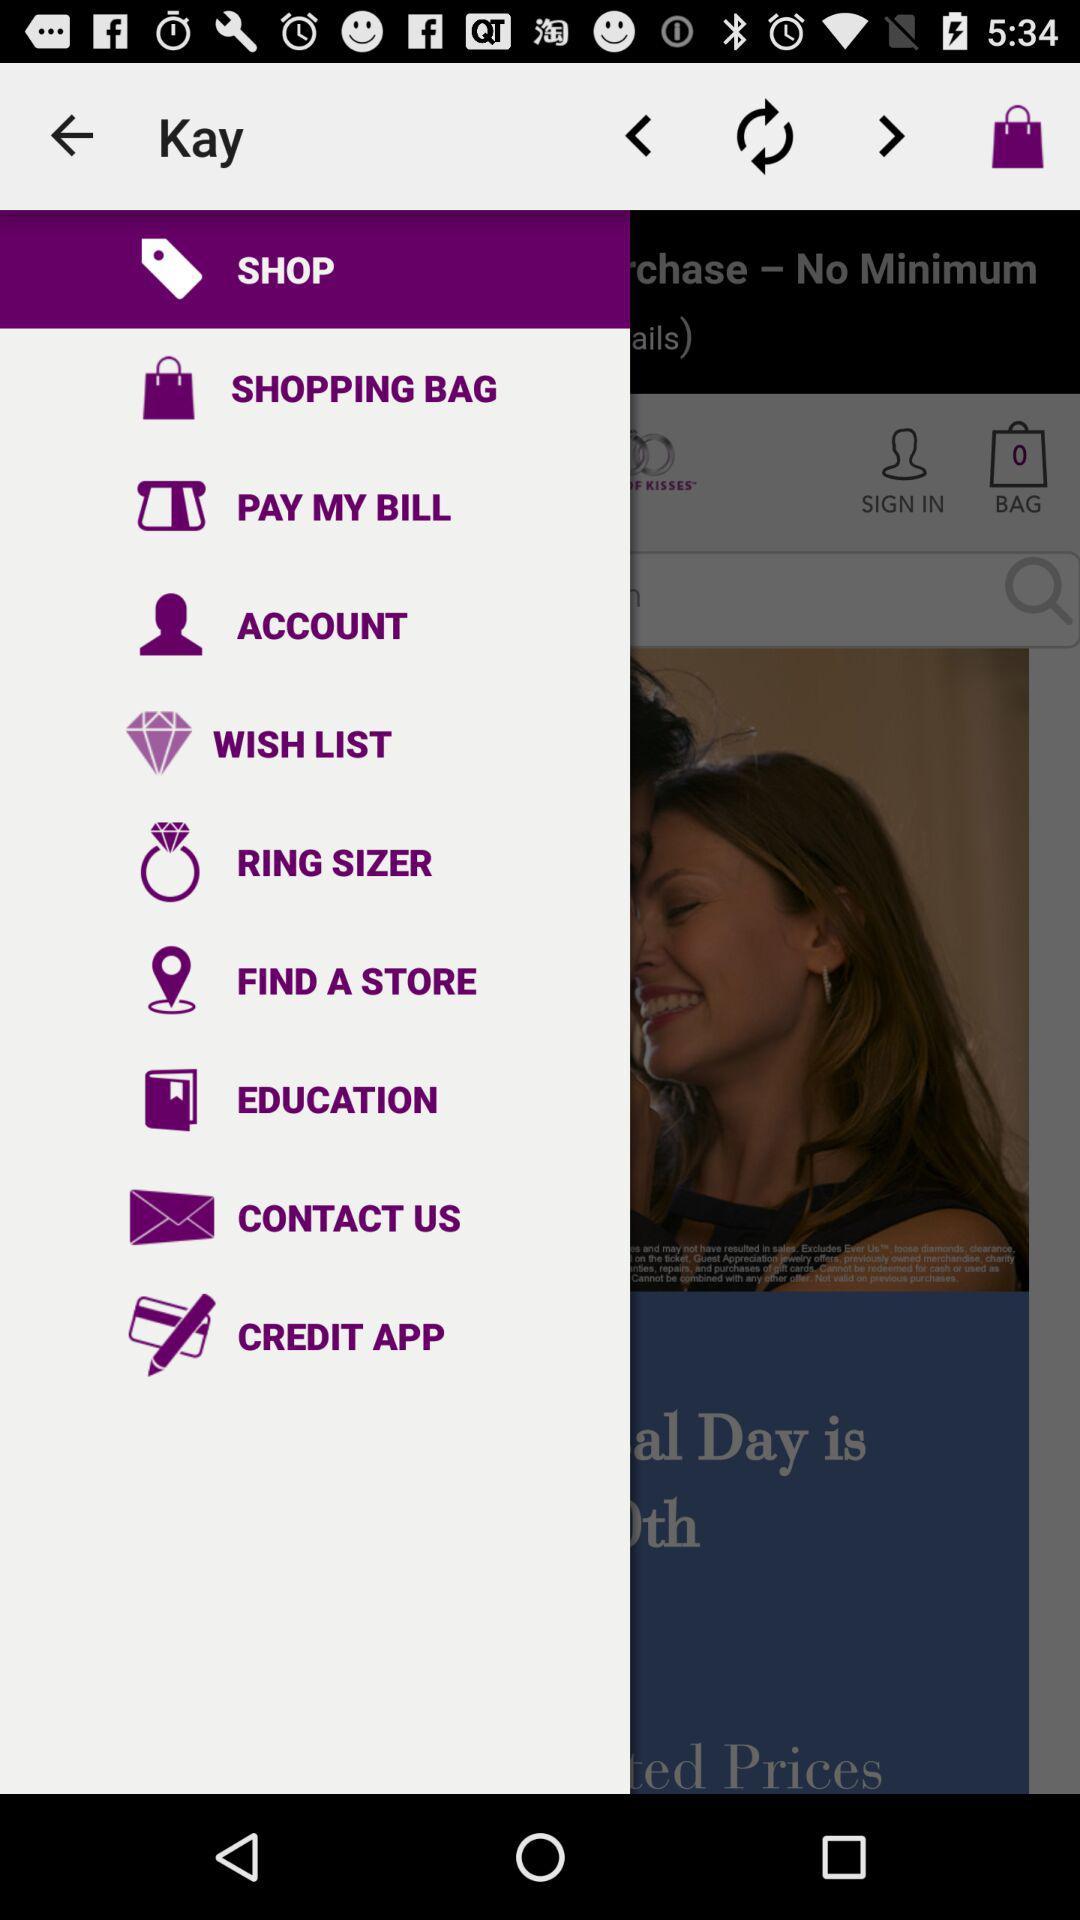 The width and height of the screenshot is (1080, 1920). What do you see at coordinates (764, 135) in the screenshot?
I see `refrech` at bounding box center [764, 135].